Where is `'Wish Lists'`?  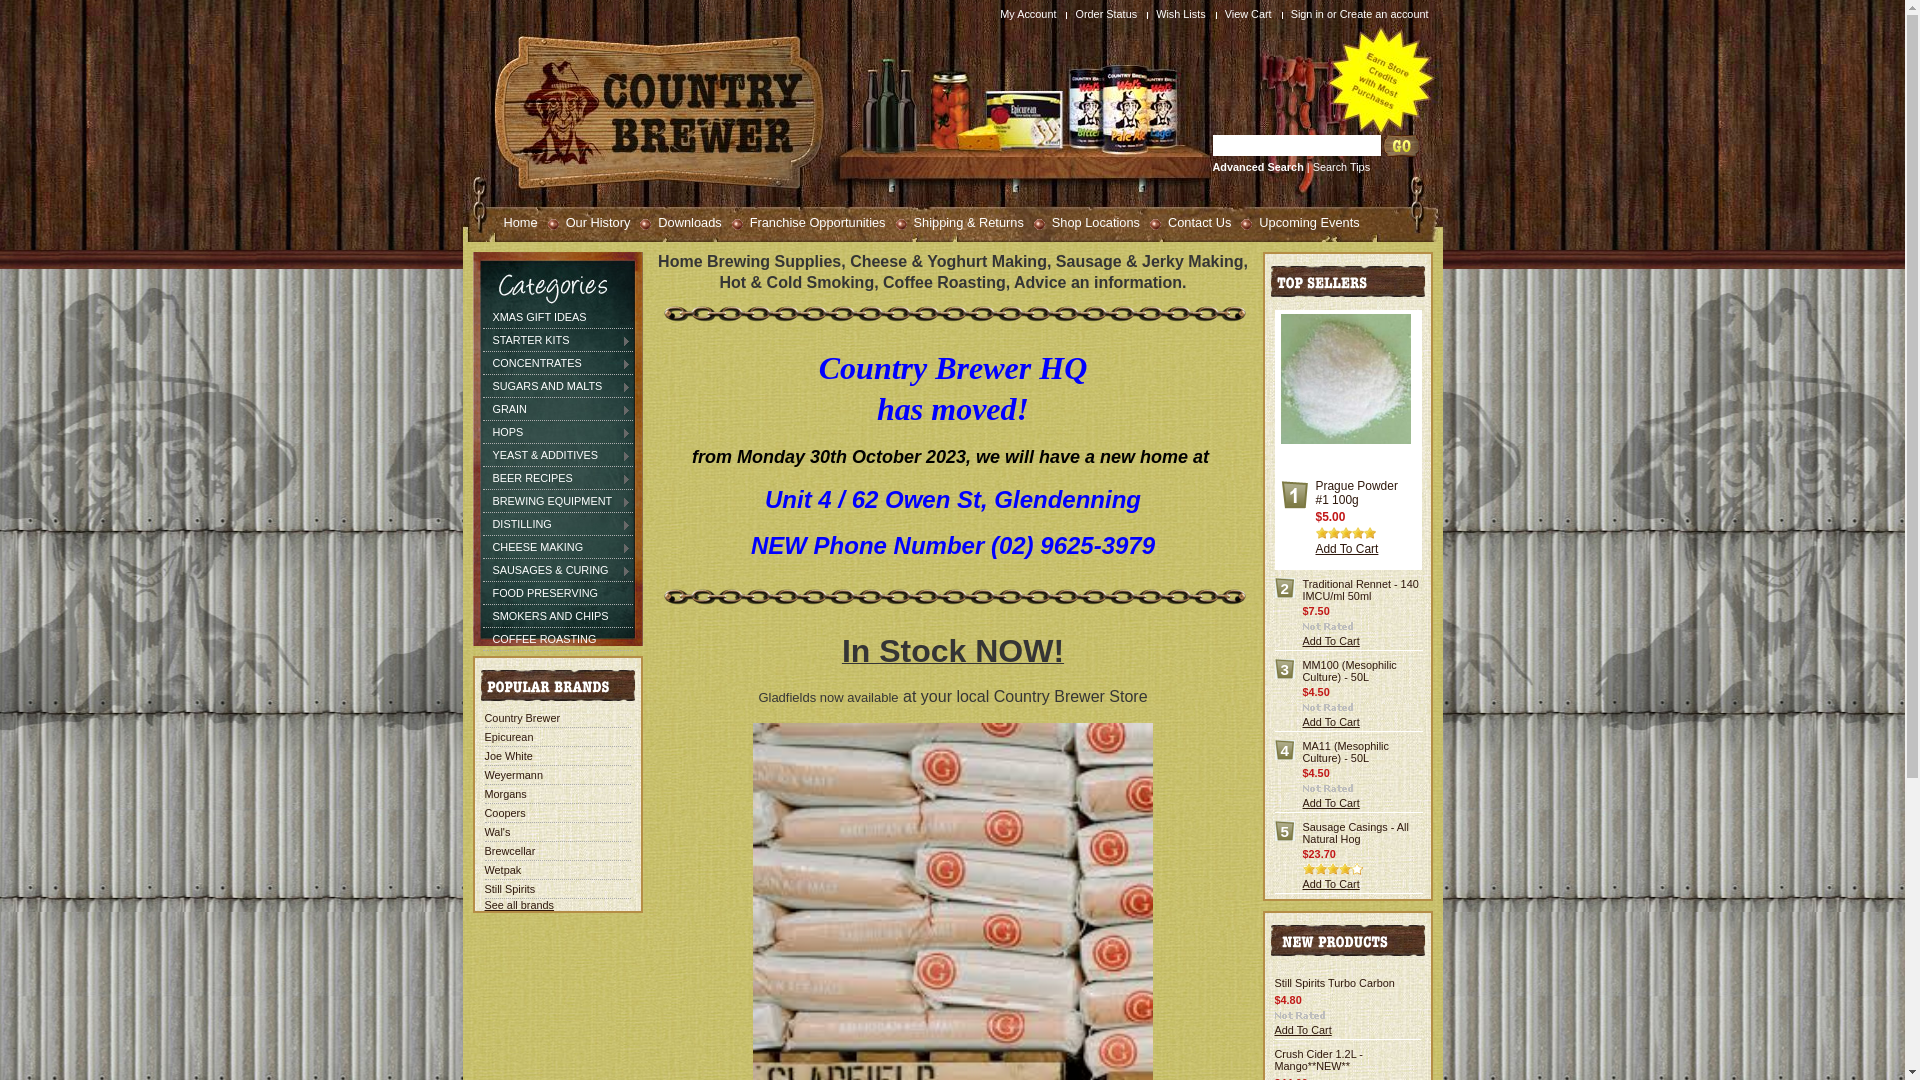 'Wish Lists' is located at coordinates (1183, 14).